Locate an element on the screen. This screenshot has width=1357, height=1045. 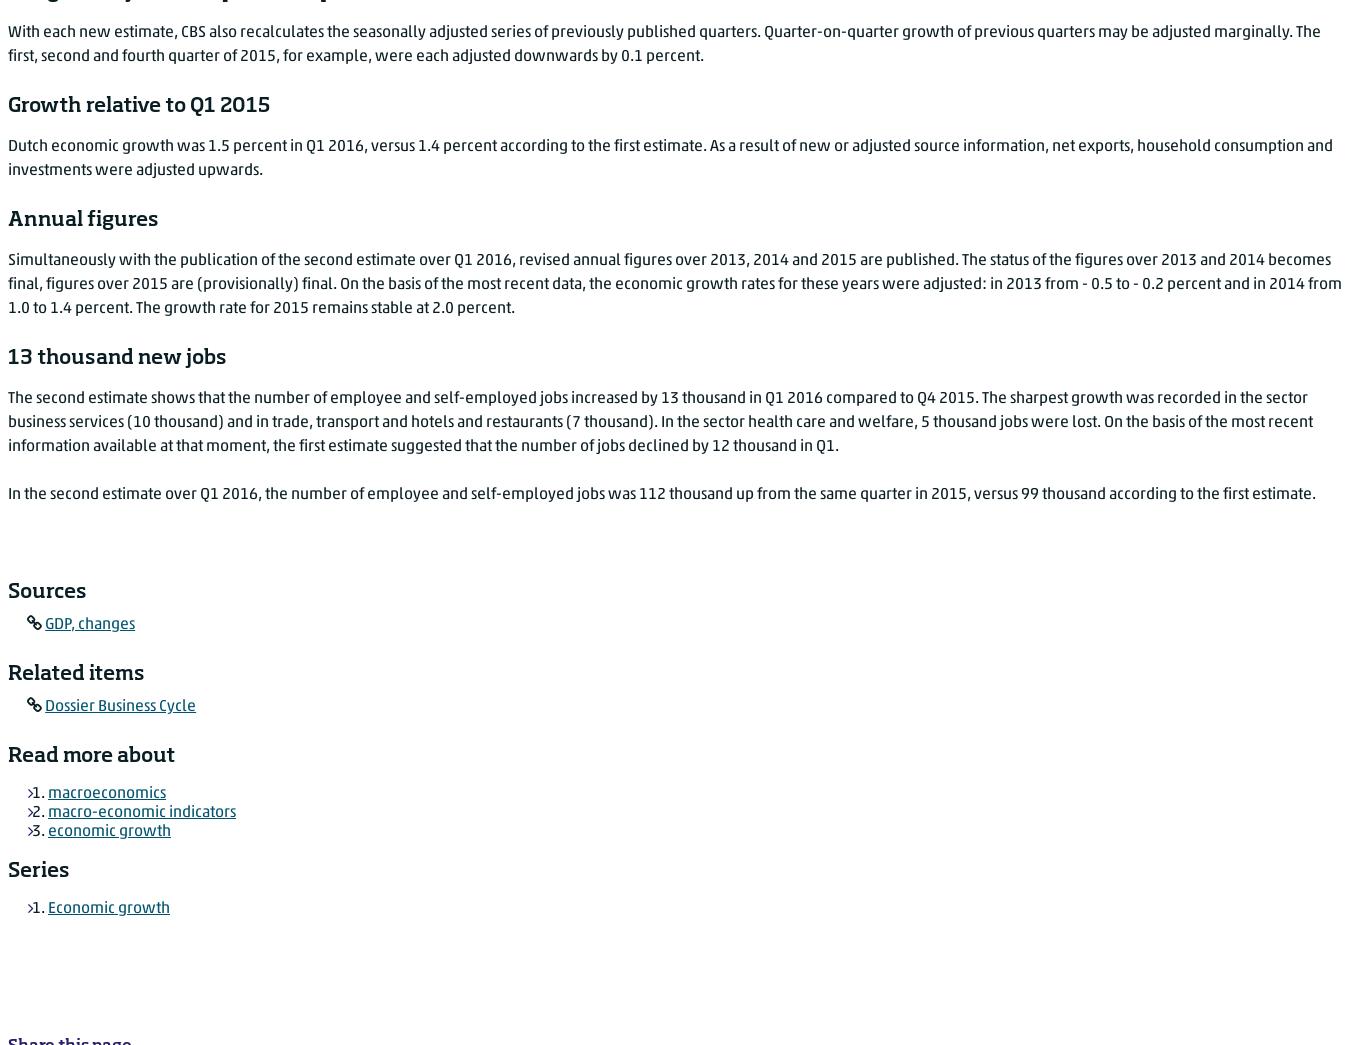
'- 0.2 percent' is located at coordinates (1176, 283).